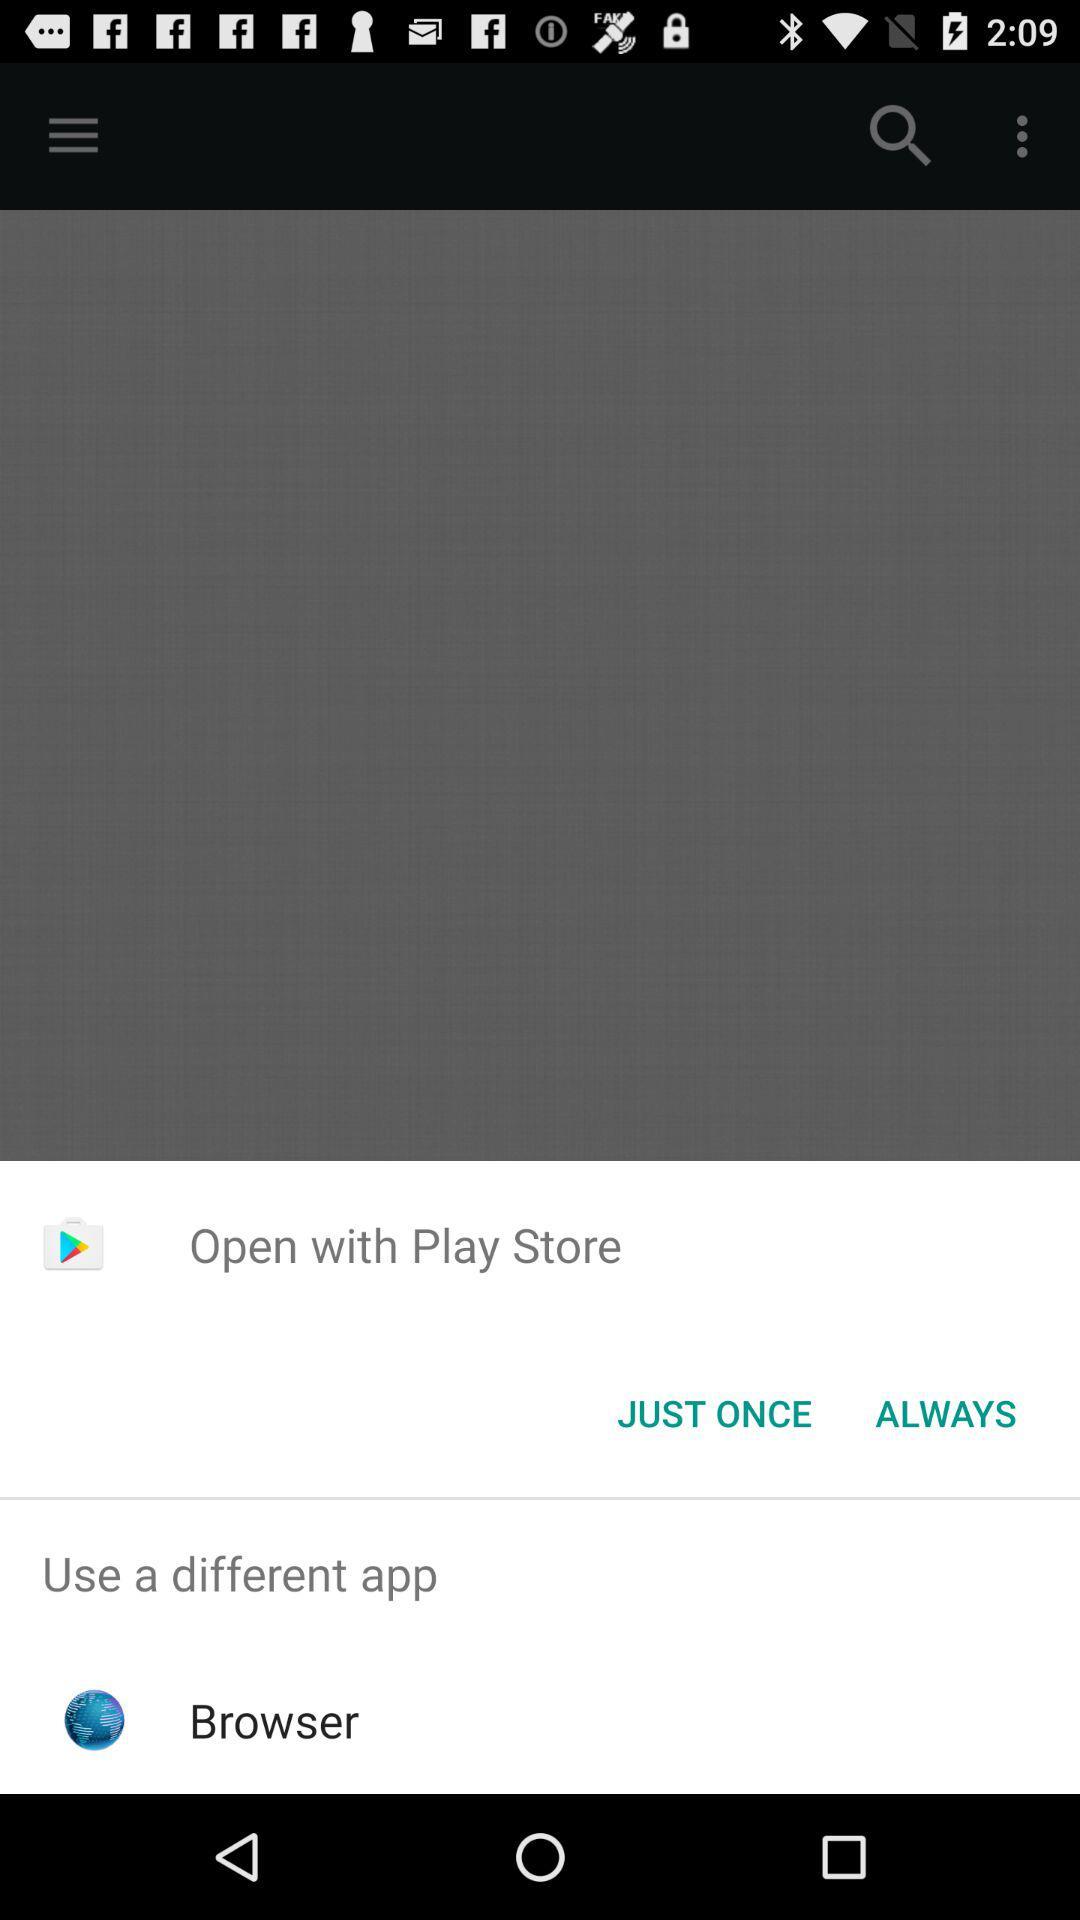 The image size is (1080, 1920). I want to click on just once icon, so click(713, 1411).